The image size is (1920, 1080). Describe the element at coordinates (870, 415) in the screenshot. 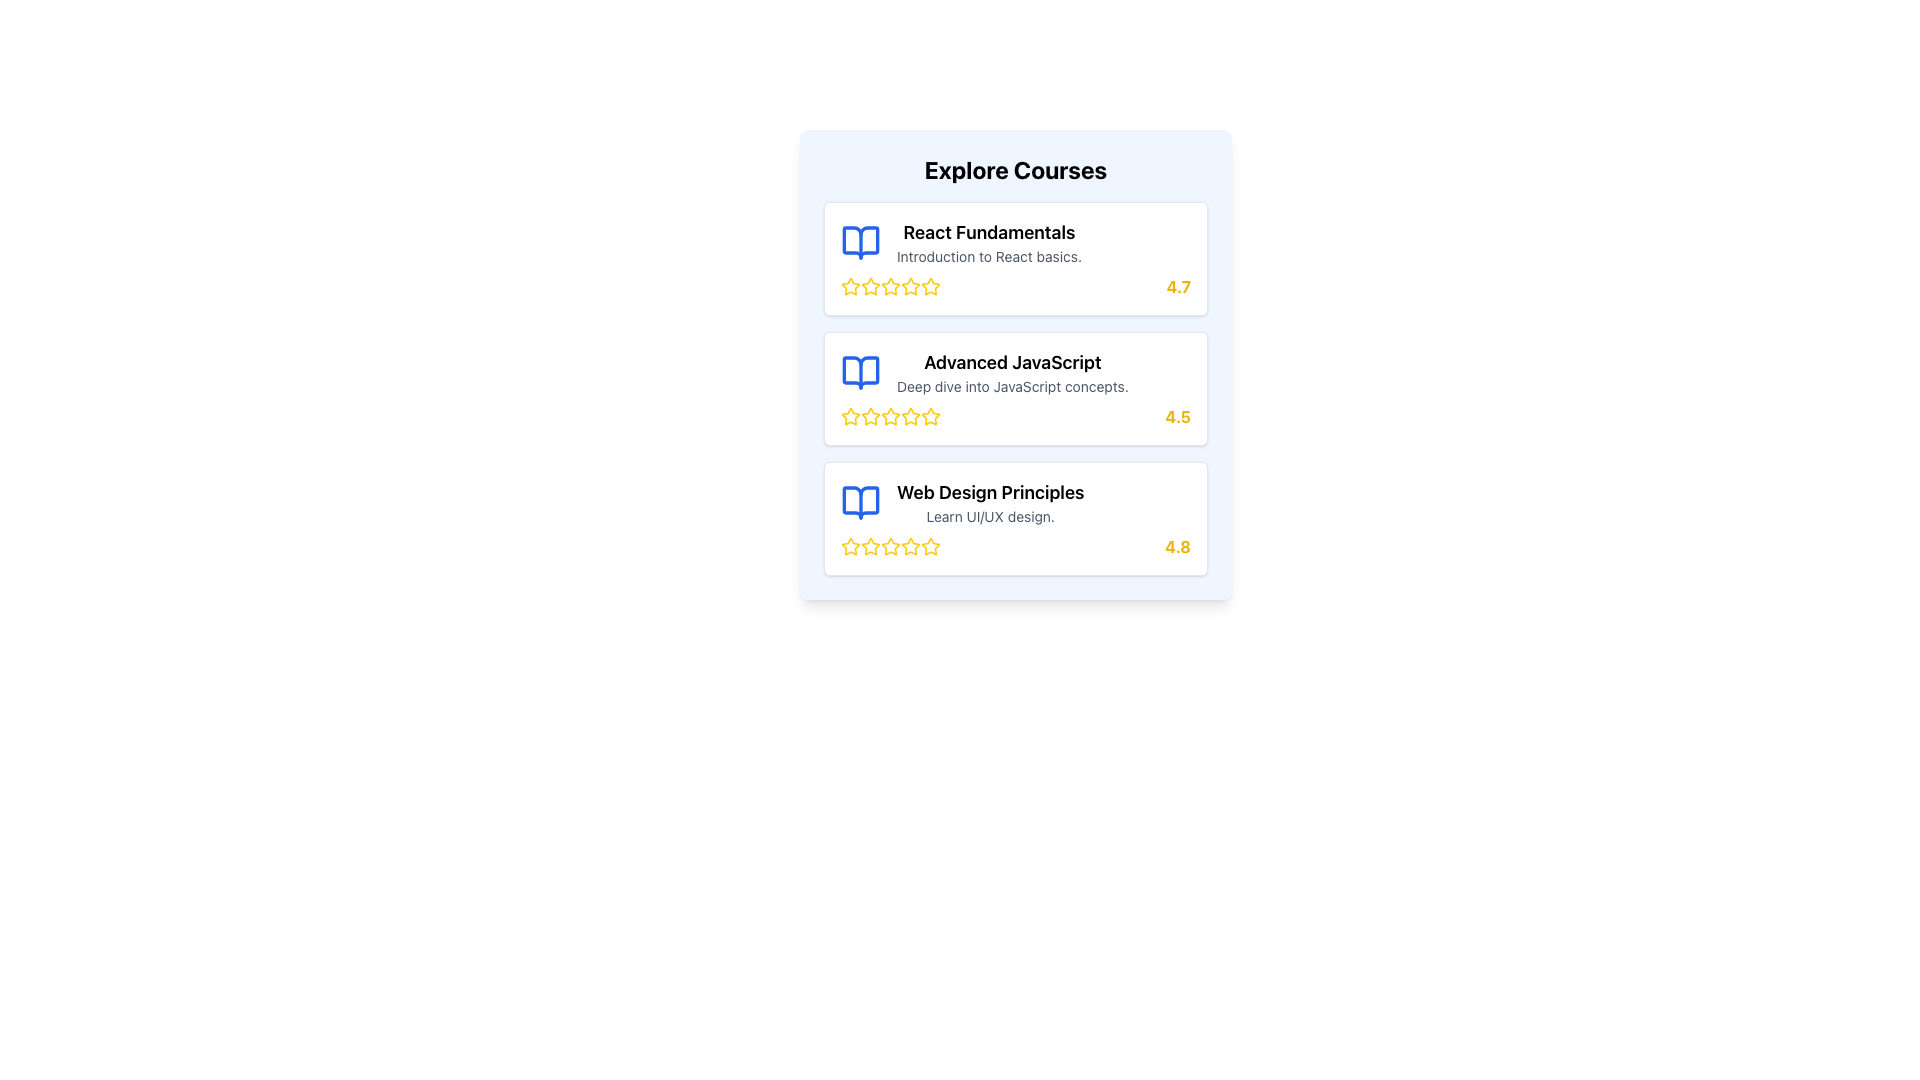

I see `the third star icon in the five-star rating system for the 'Advanced JavaScript' course, which visually represents a selected rating` at that location.